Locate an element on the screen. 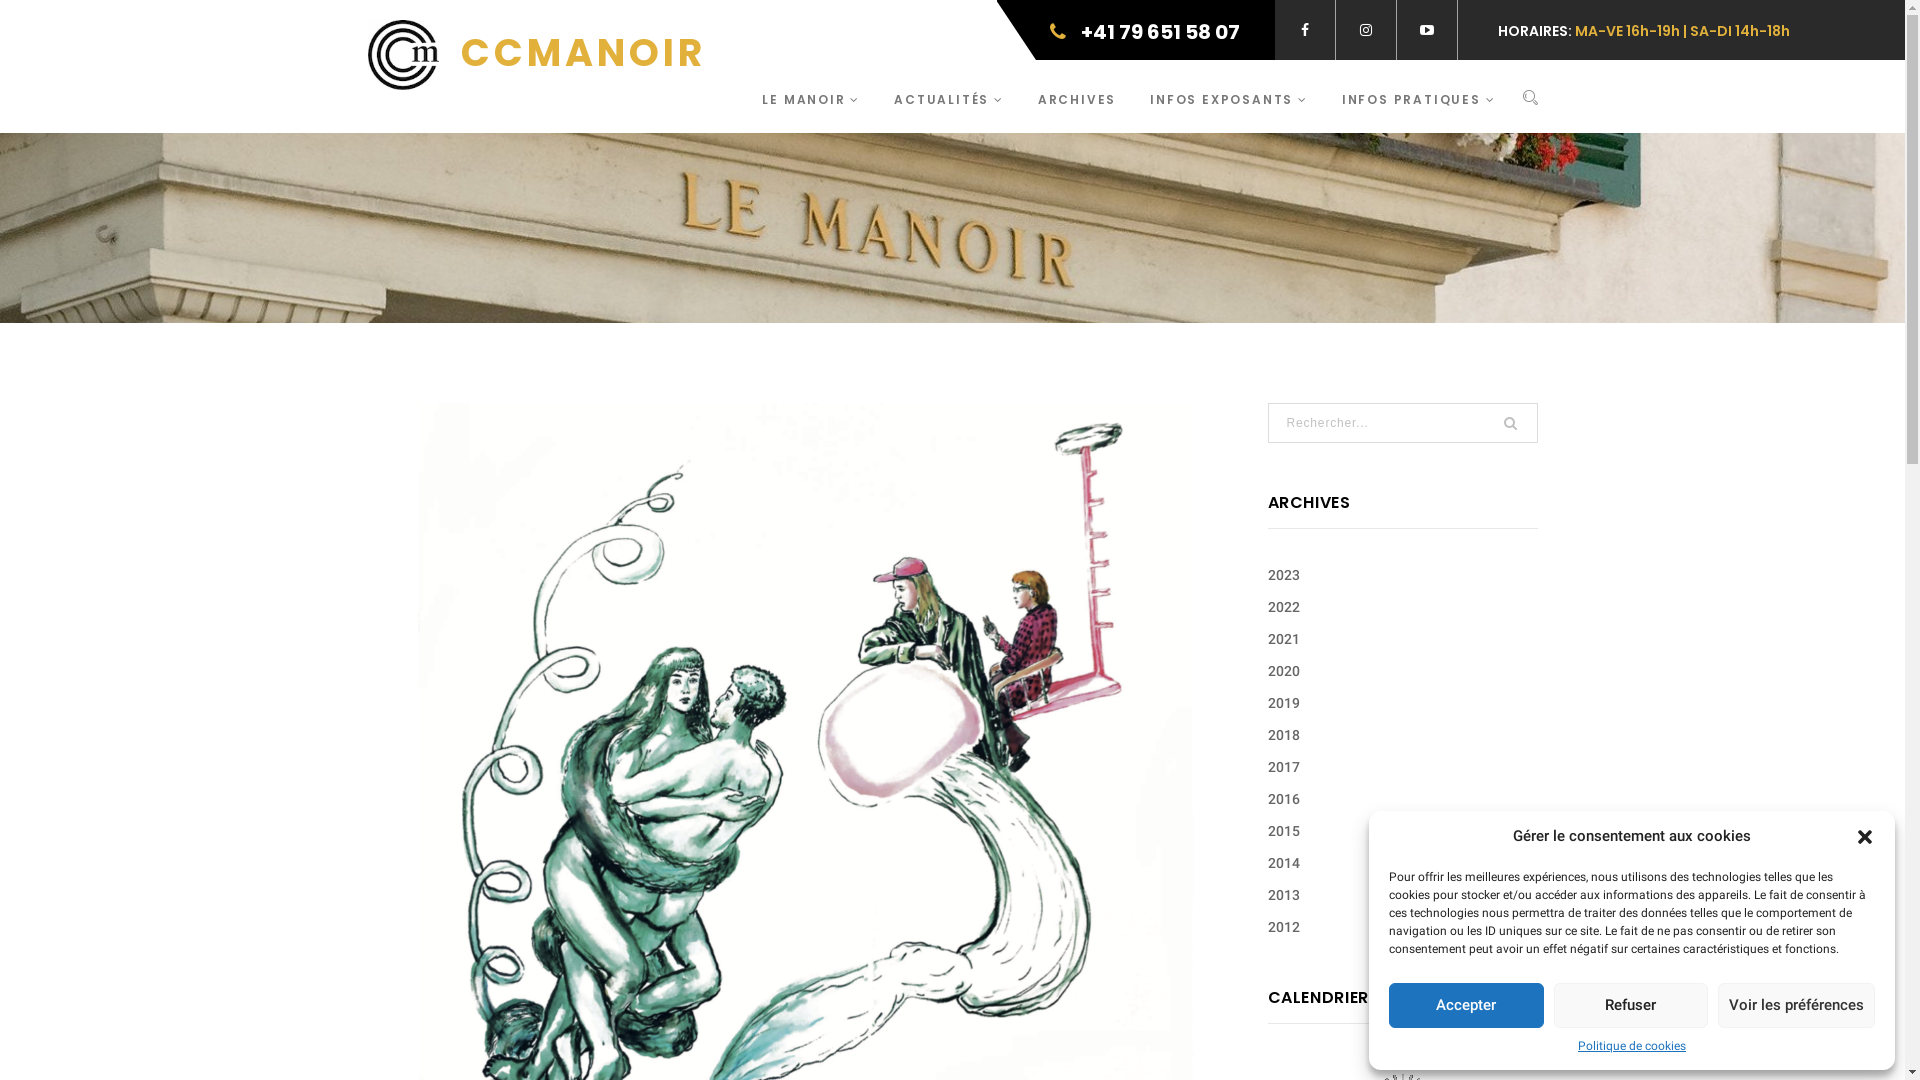 This screenshot has height=1080, width=1920. 'Refuser' is located at coordinates (1631, 1005).